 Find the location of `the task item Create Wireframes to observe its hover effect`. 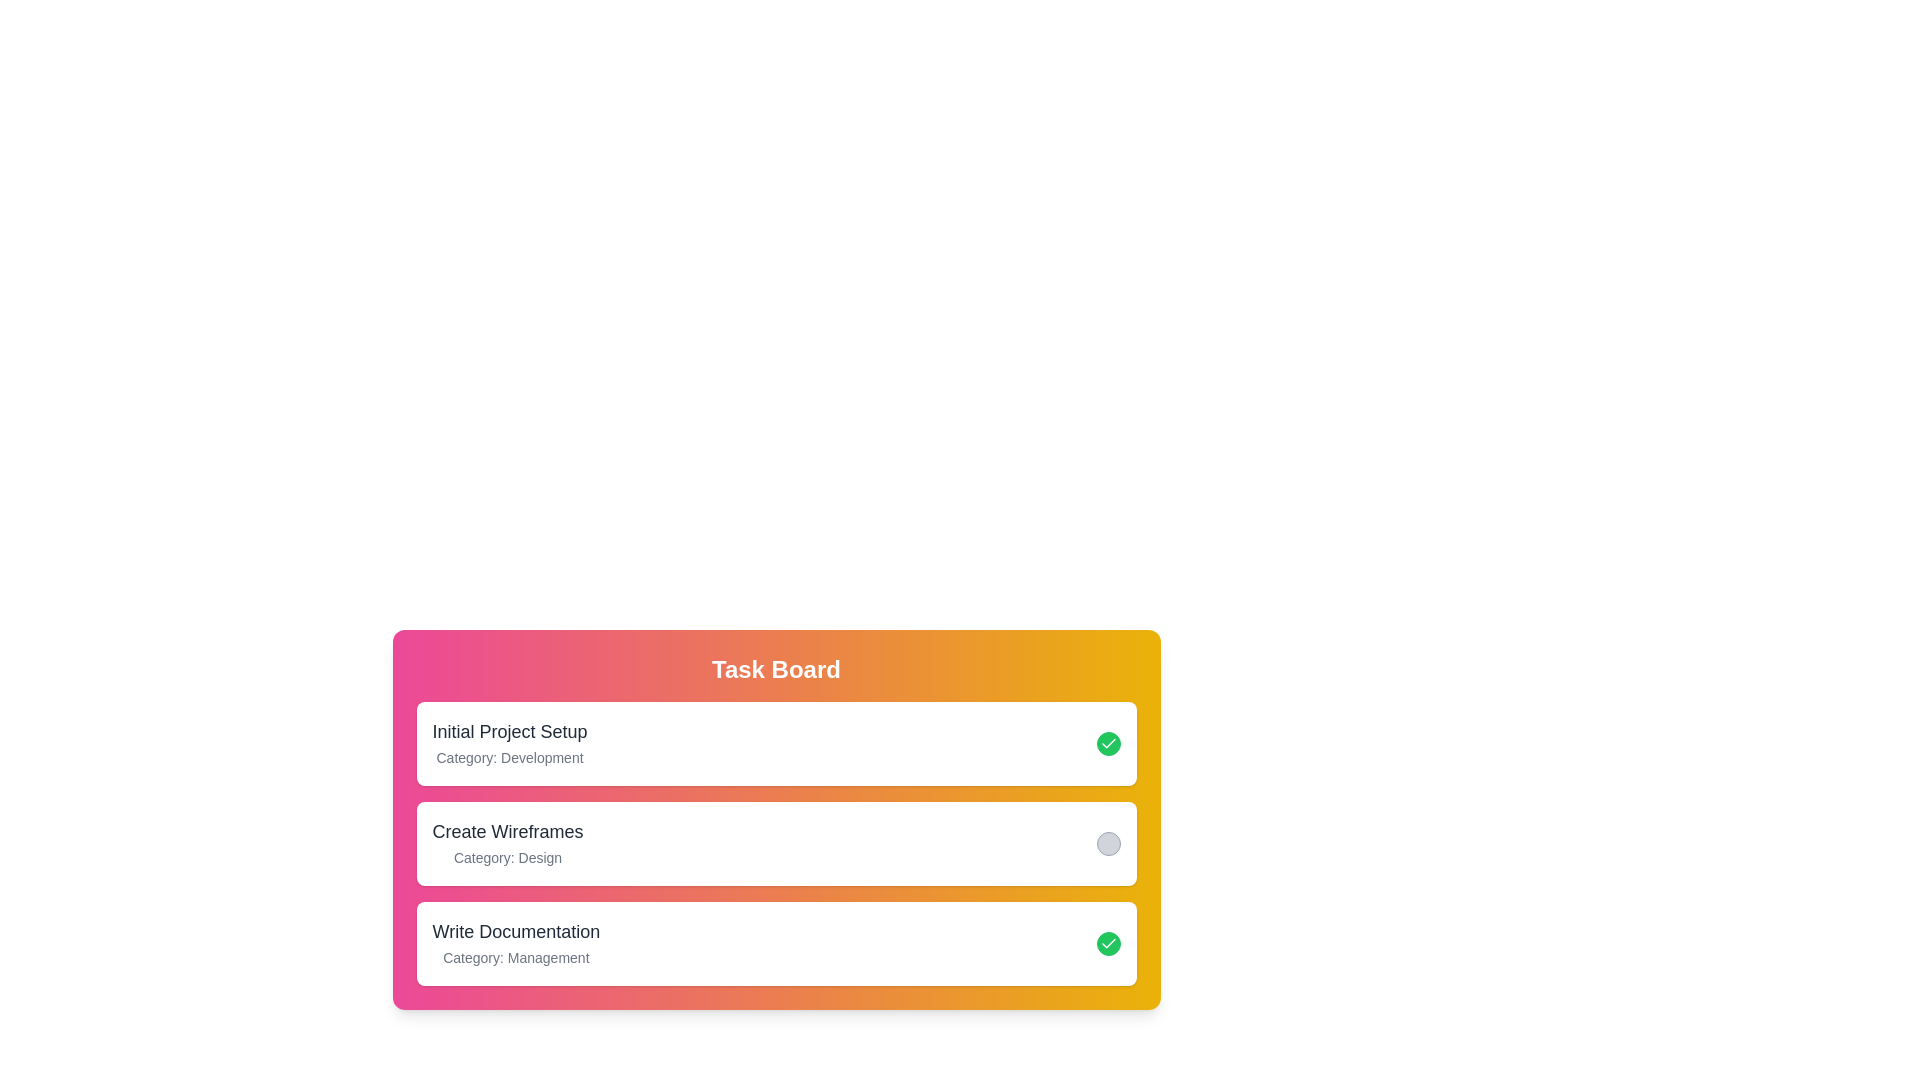

the task item Create Wireframes to observe its hover effect is located at coordinates (775, 844).